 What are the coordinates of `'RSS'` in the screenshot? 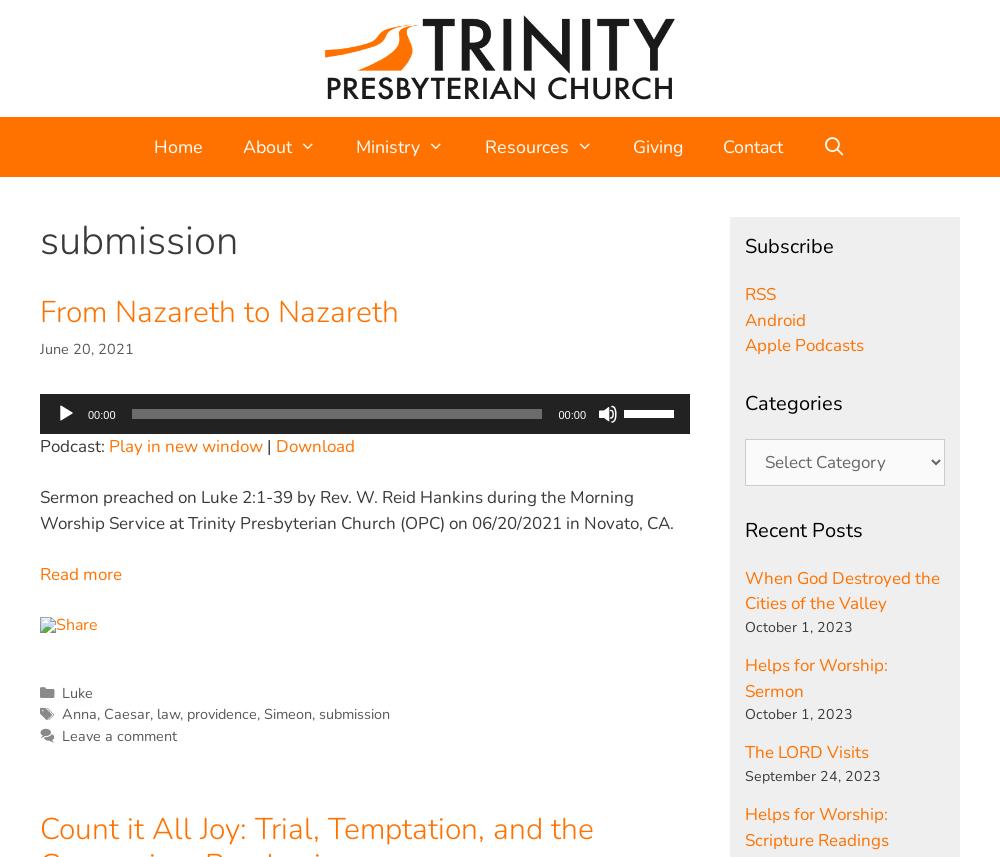 It's located at (760, 293).